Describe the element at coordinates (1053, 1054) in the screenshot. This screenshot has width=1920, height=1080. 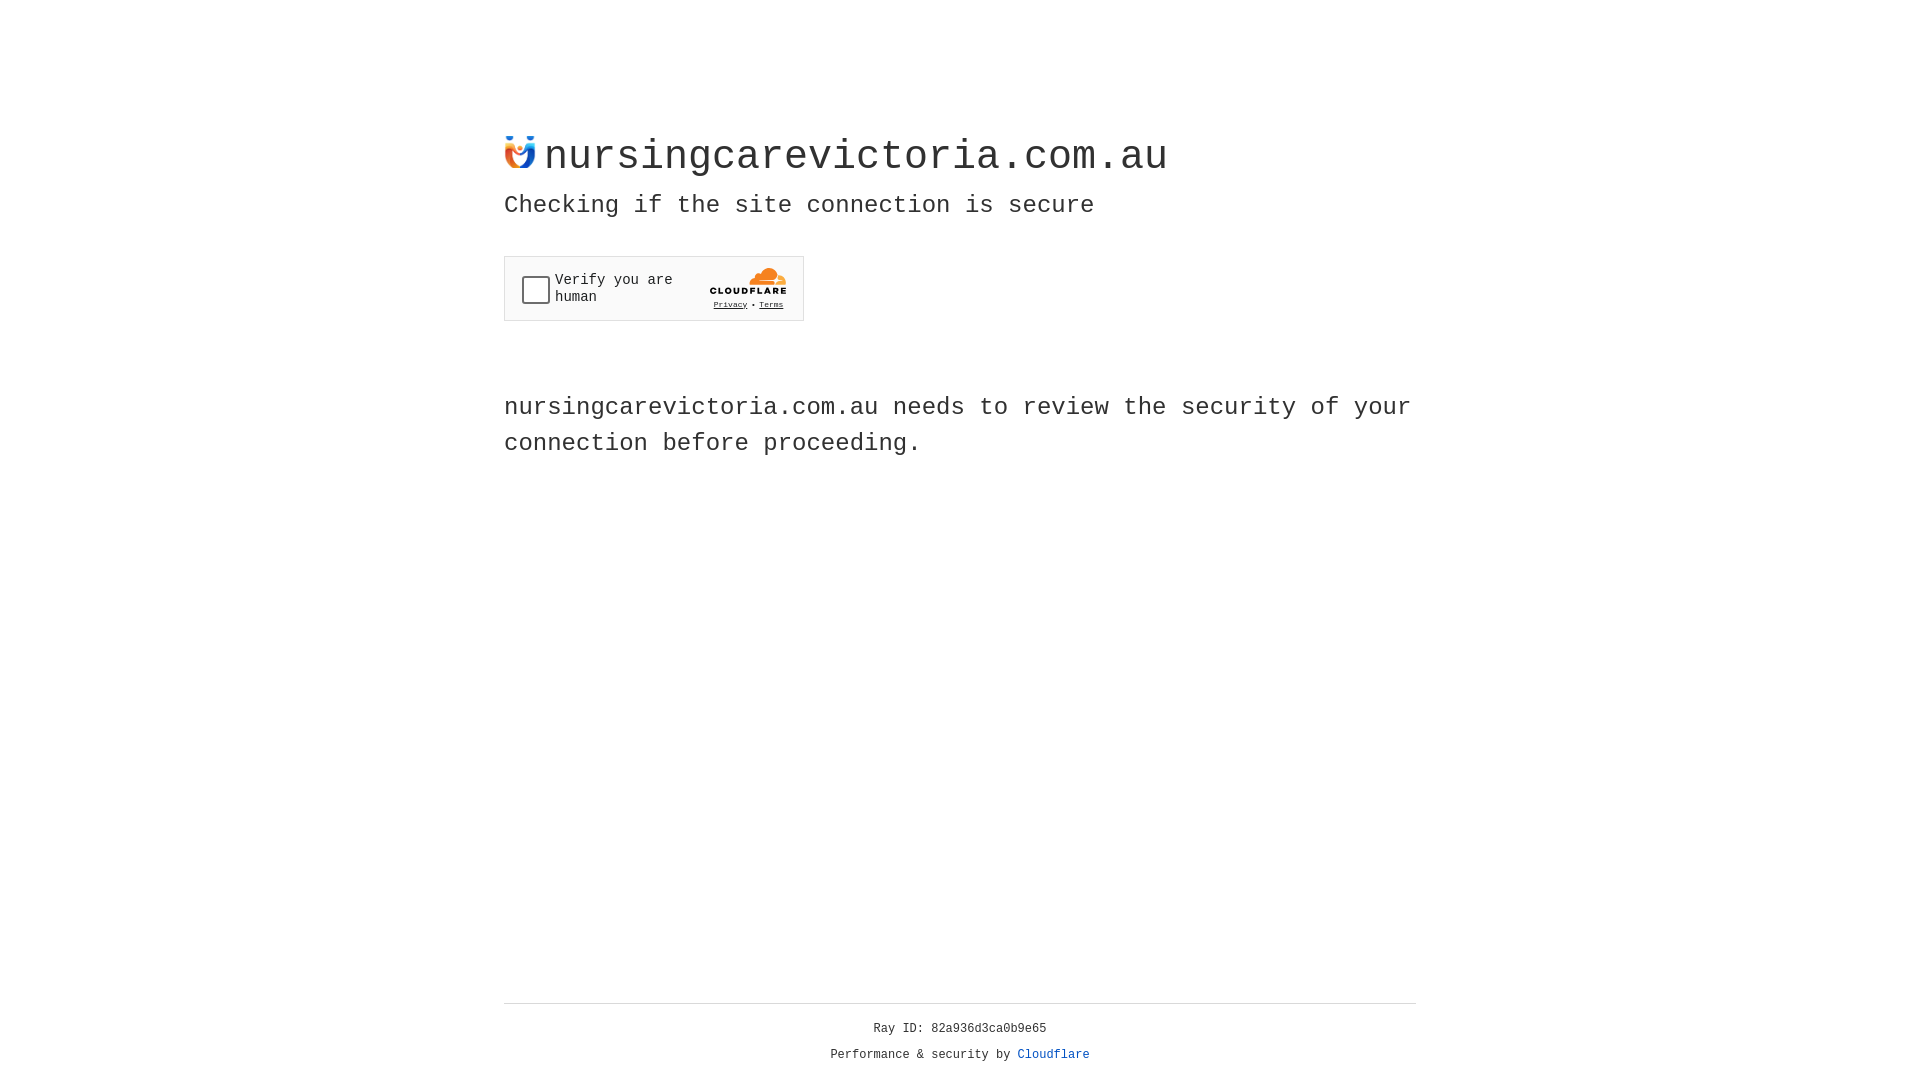
I see `'Cloudflare'` at that location.